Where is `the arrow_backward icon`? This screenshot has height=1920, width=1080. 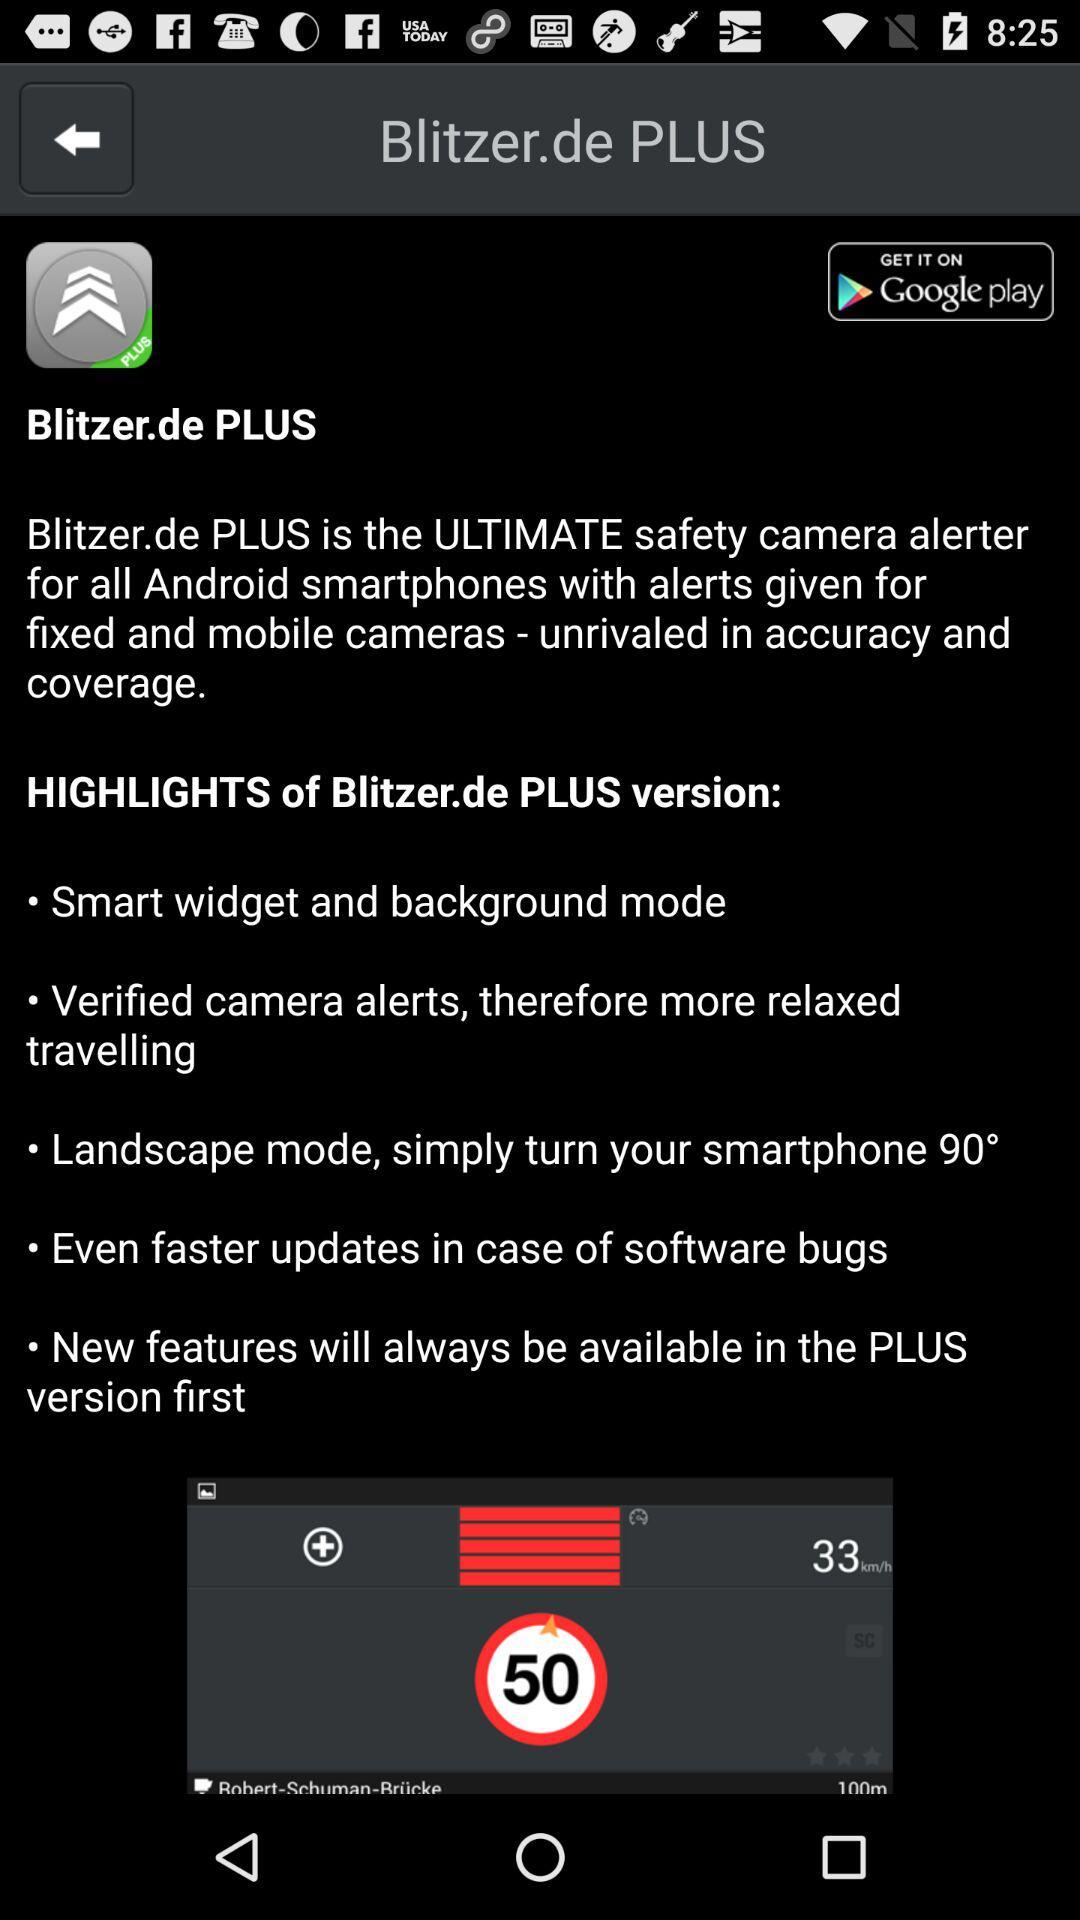
the arrow_backward icon is located at coordinates (75, 148).